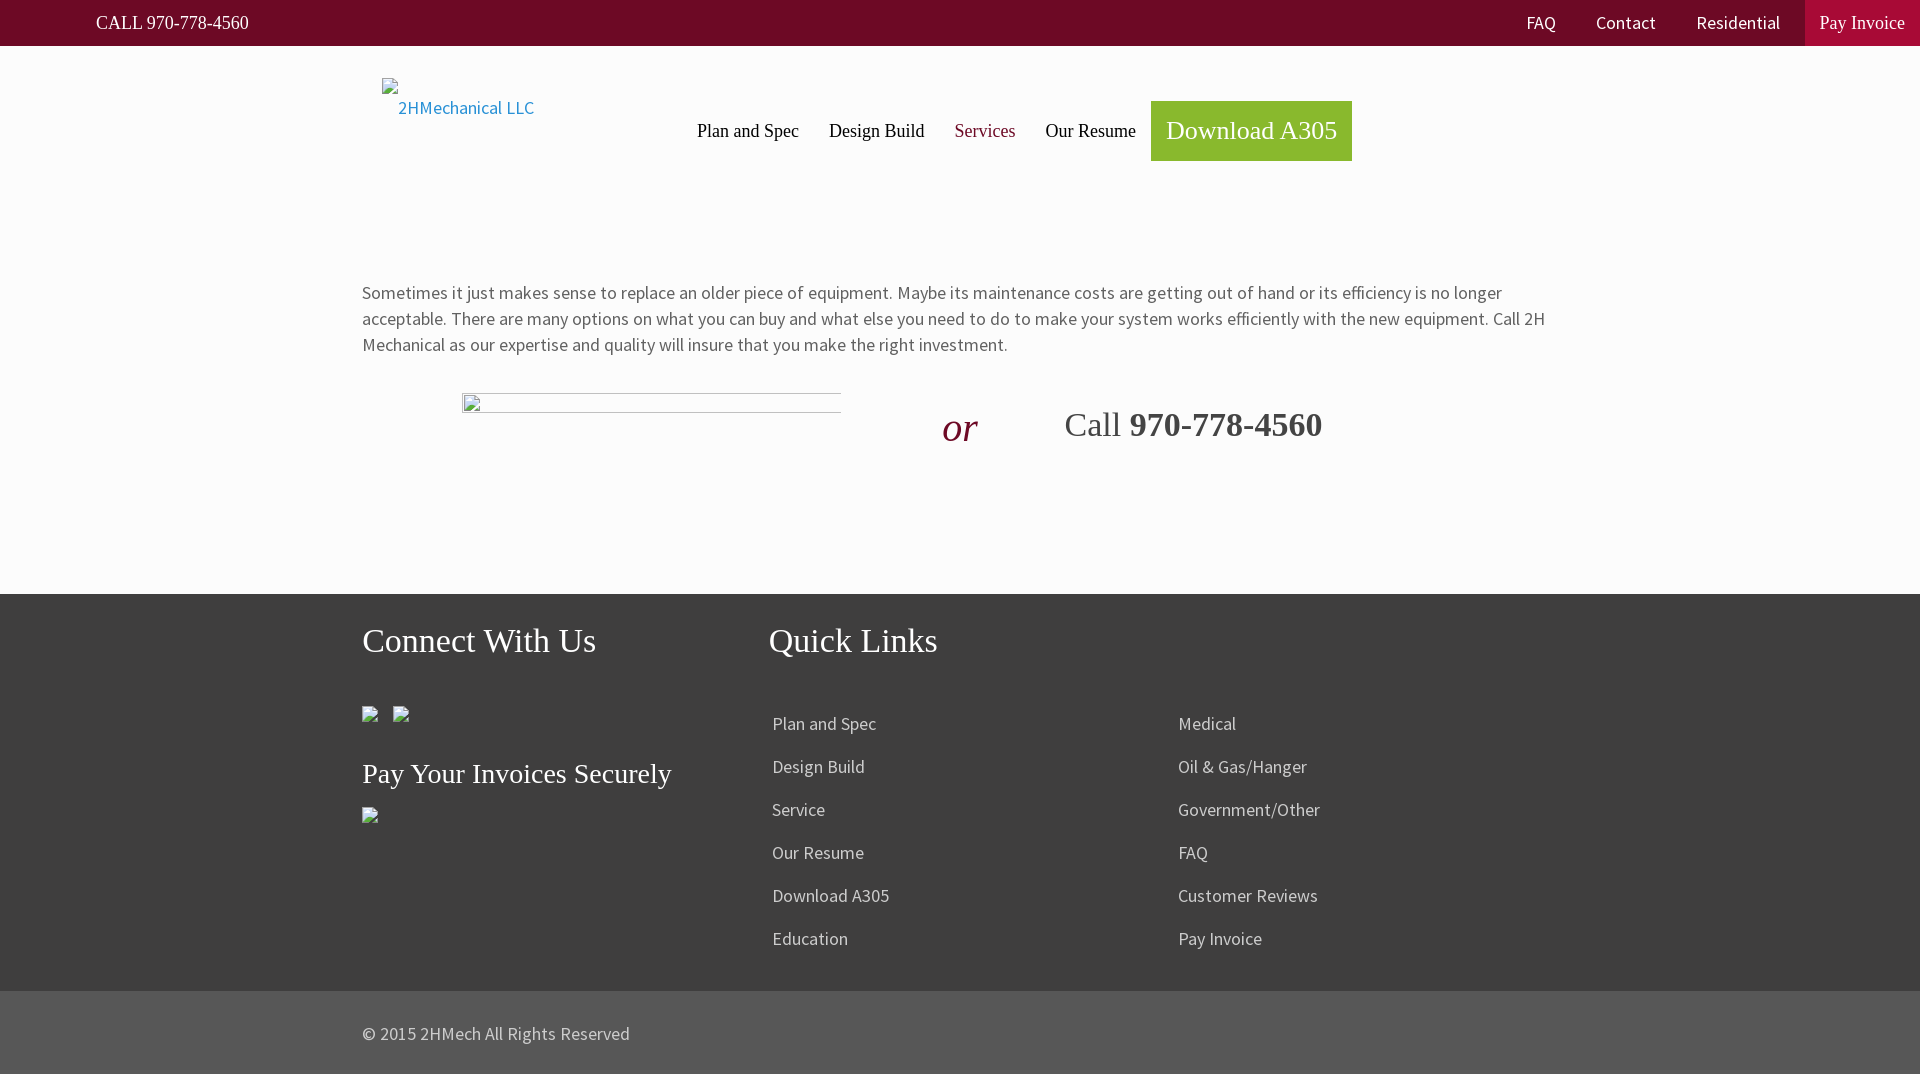  I want to click on 'Pay Invoice', so click(1175, 939).